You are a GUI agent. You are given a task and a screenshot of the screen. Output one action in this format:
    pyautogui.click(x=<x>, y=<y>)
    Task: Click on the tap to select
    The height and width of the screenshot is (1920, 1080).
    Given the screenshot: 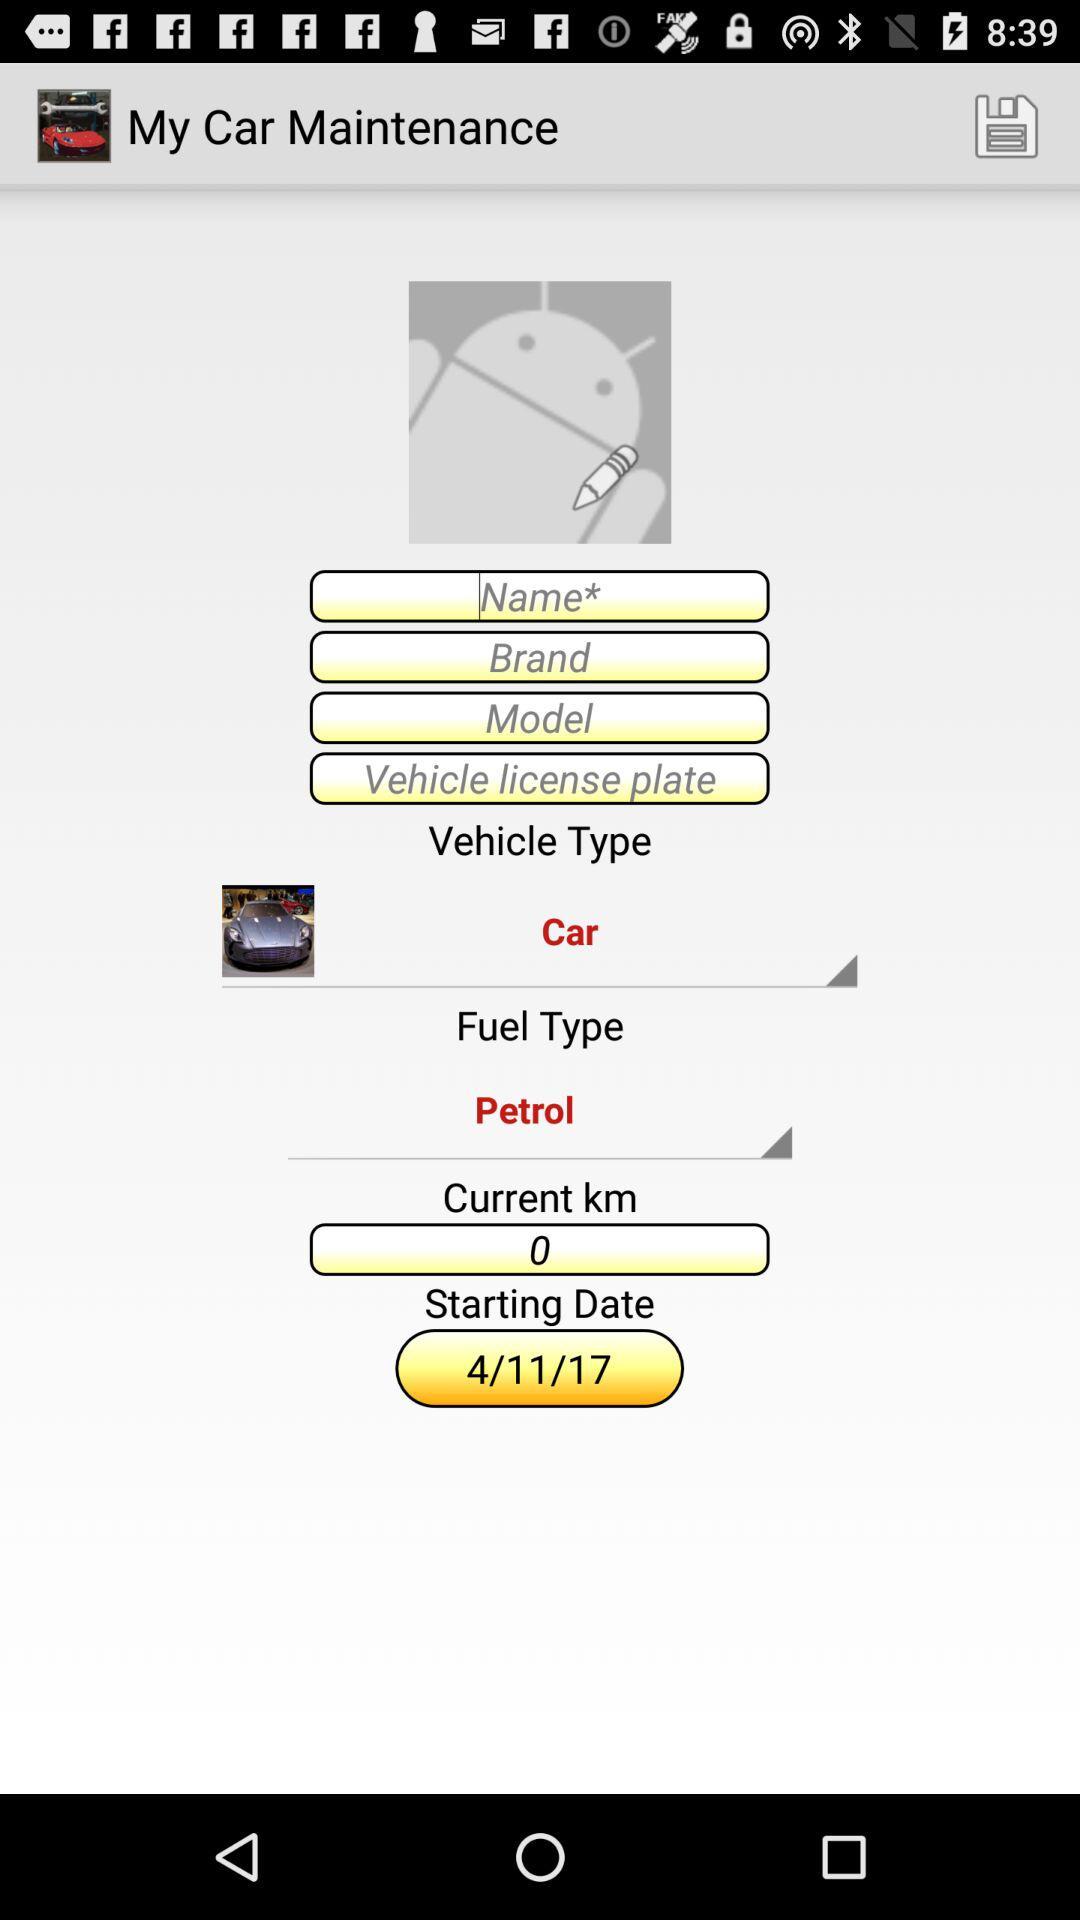 What is the action you would take?
    pyautogui.click(x=538, y=717)
    